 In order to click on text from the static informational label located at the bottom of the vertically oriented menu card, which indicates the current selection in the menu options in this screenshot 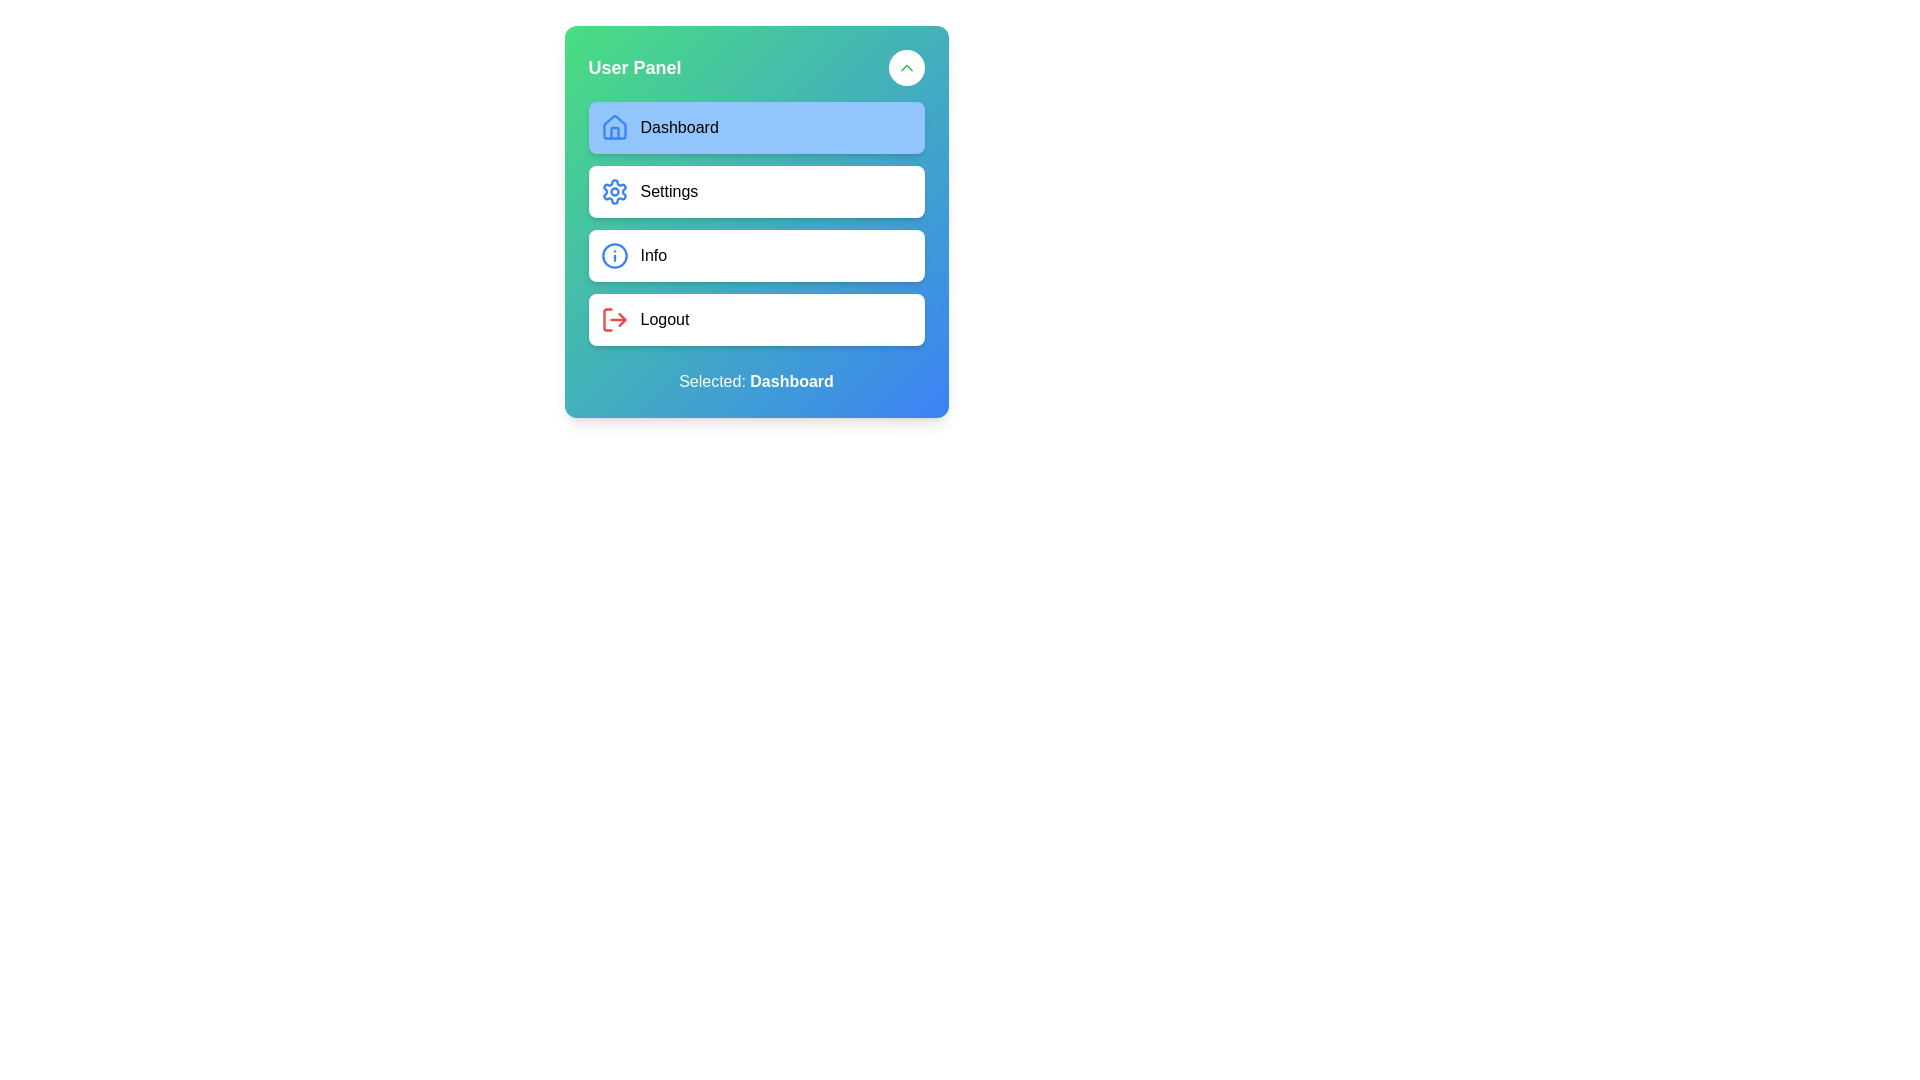, I will do `click(755, 381)`.